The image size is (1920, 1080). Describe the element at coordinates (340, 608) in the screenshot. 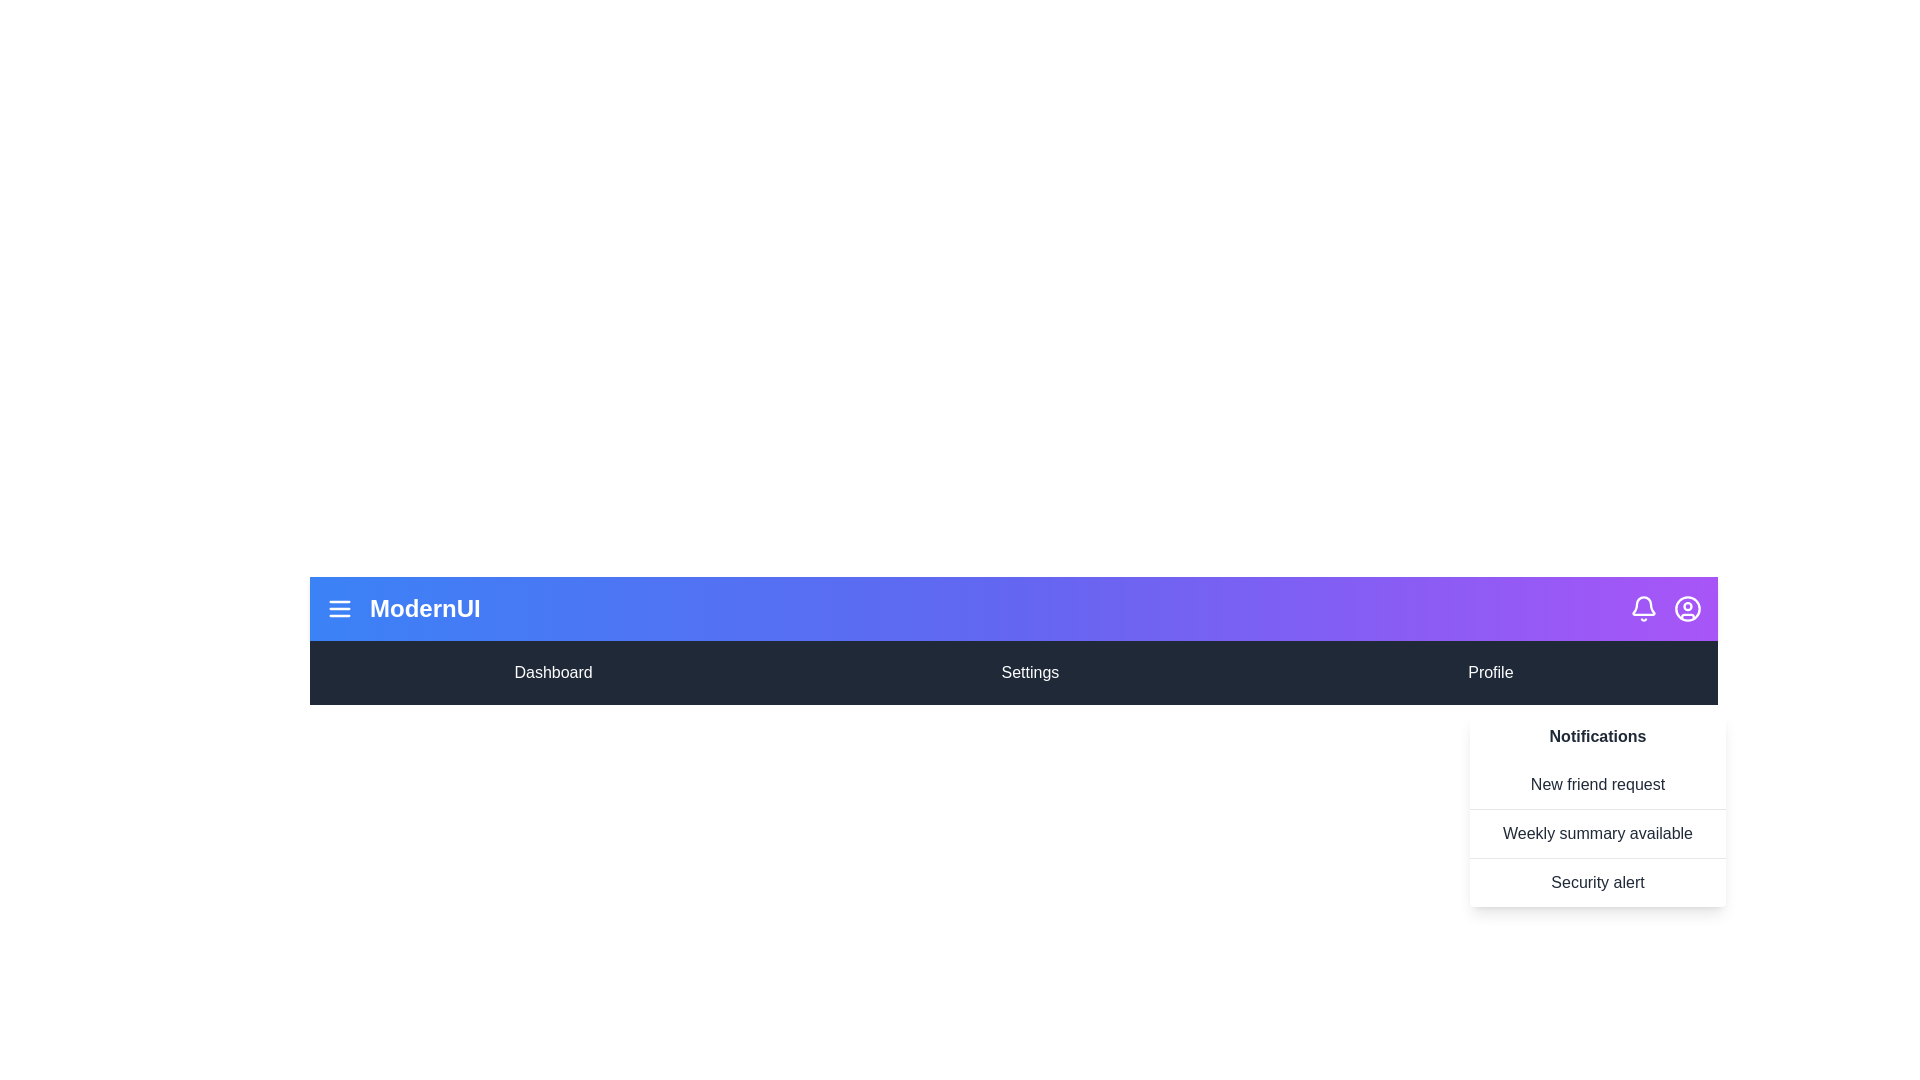

I see `the menu icon` at that location.